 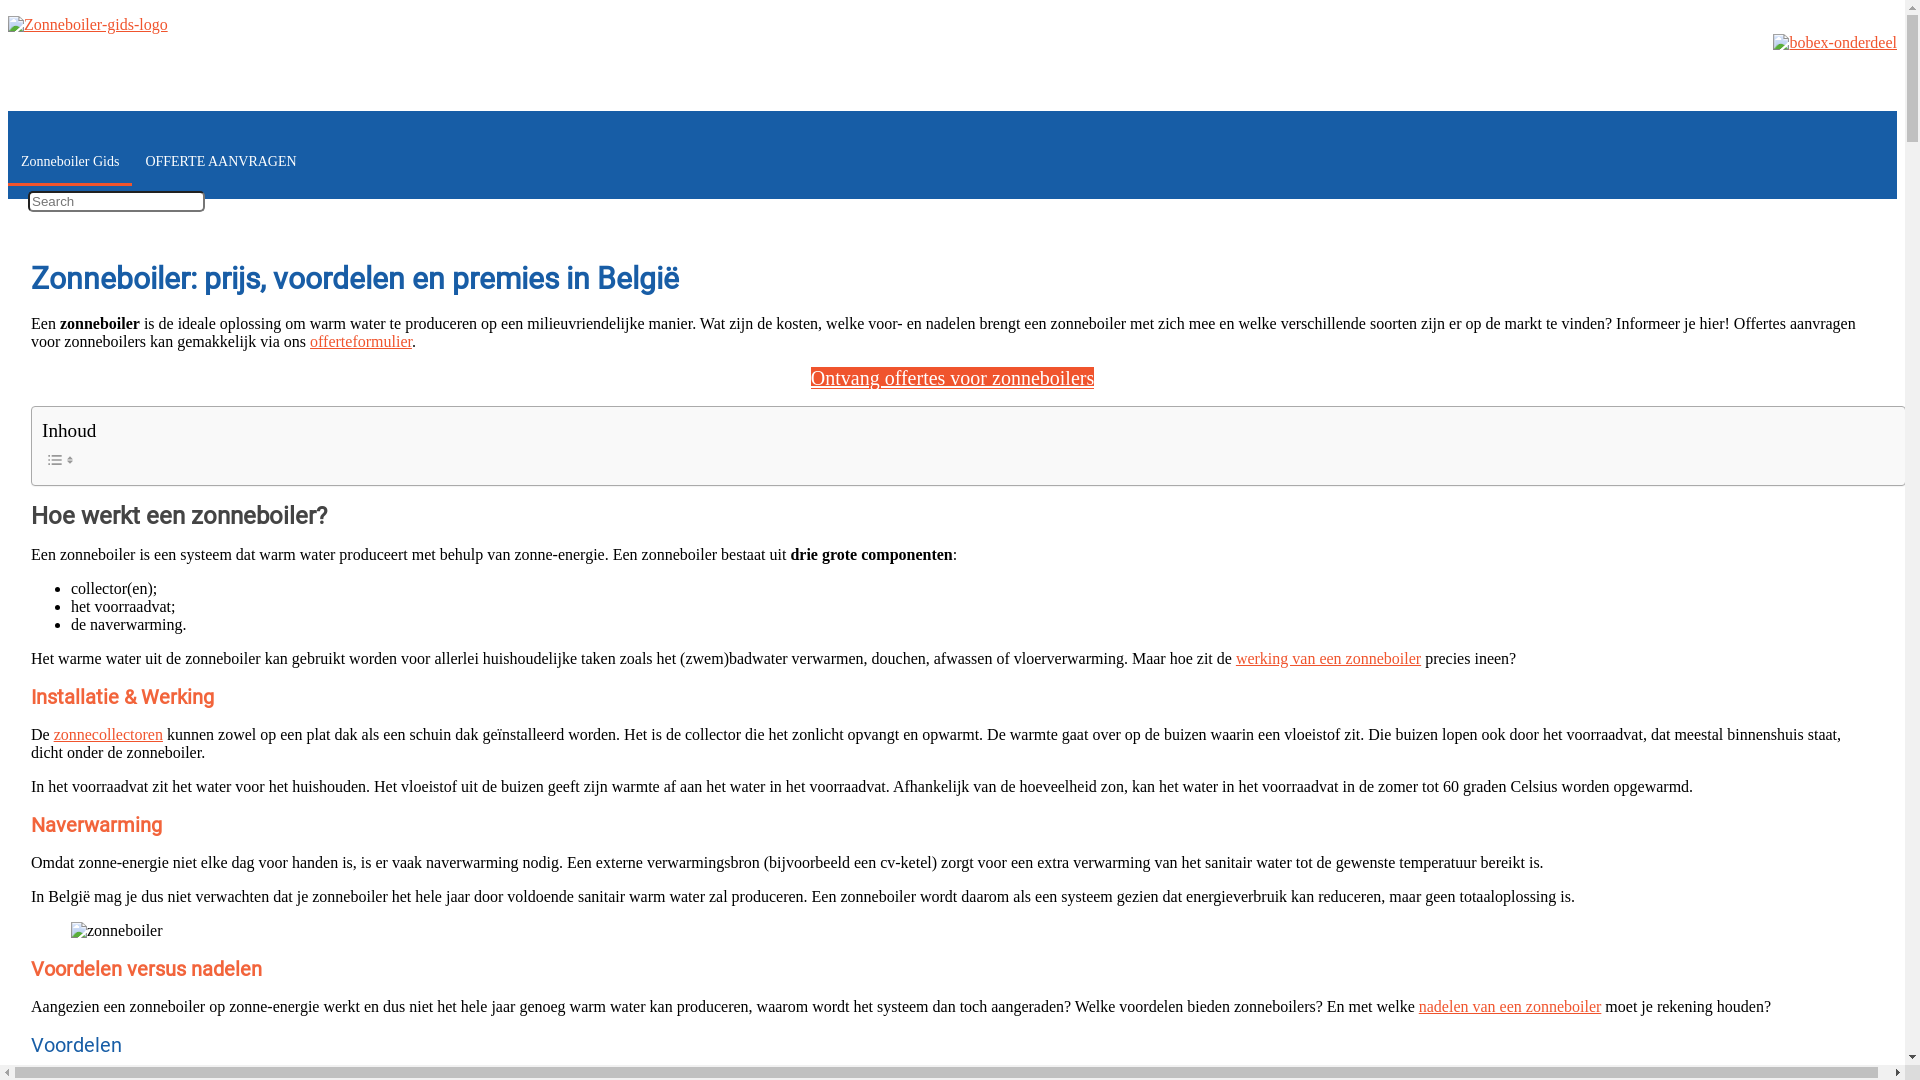 What do you see at coordinates (951, 378) in the screenshot?
I see `'Ontvang offertes voor zonneboilers'` at bounding box center [951, 378].